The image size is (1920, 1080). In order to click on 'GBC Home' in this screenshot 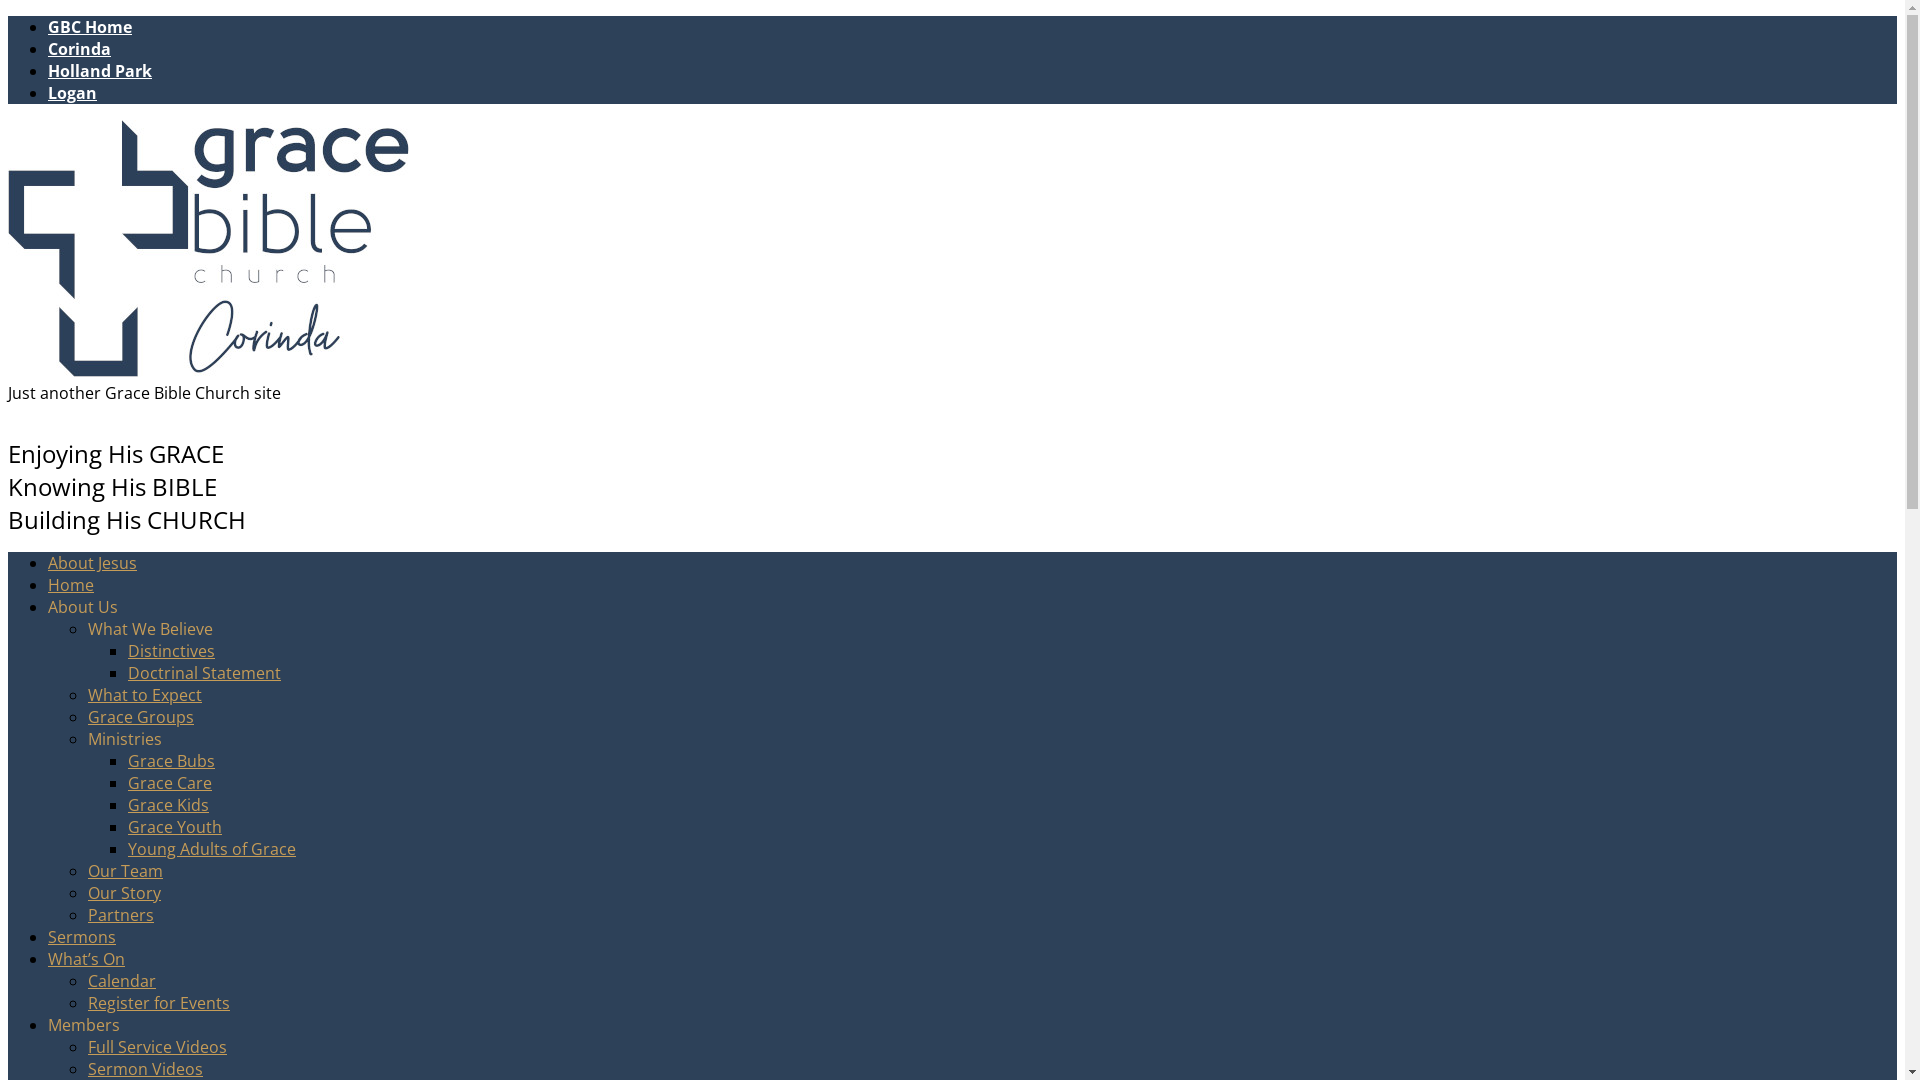, I will do `click(89, 27)`.